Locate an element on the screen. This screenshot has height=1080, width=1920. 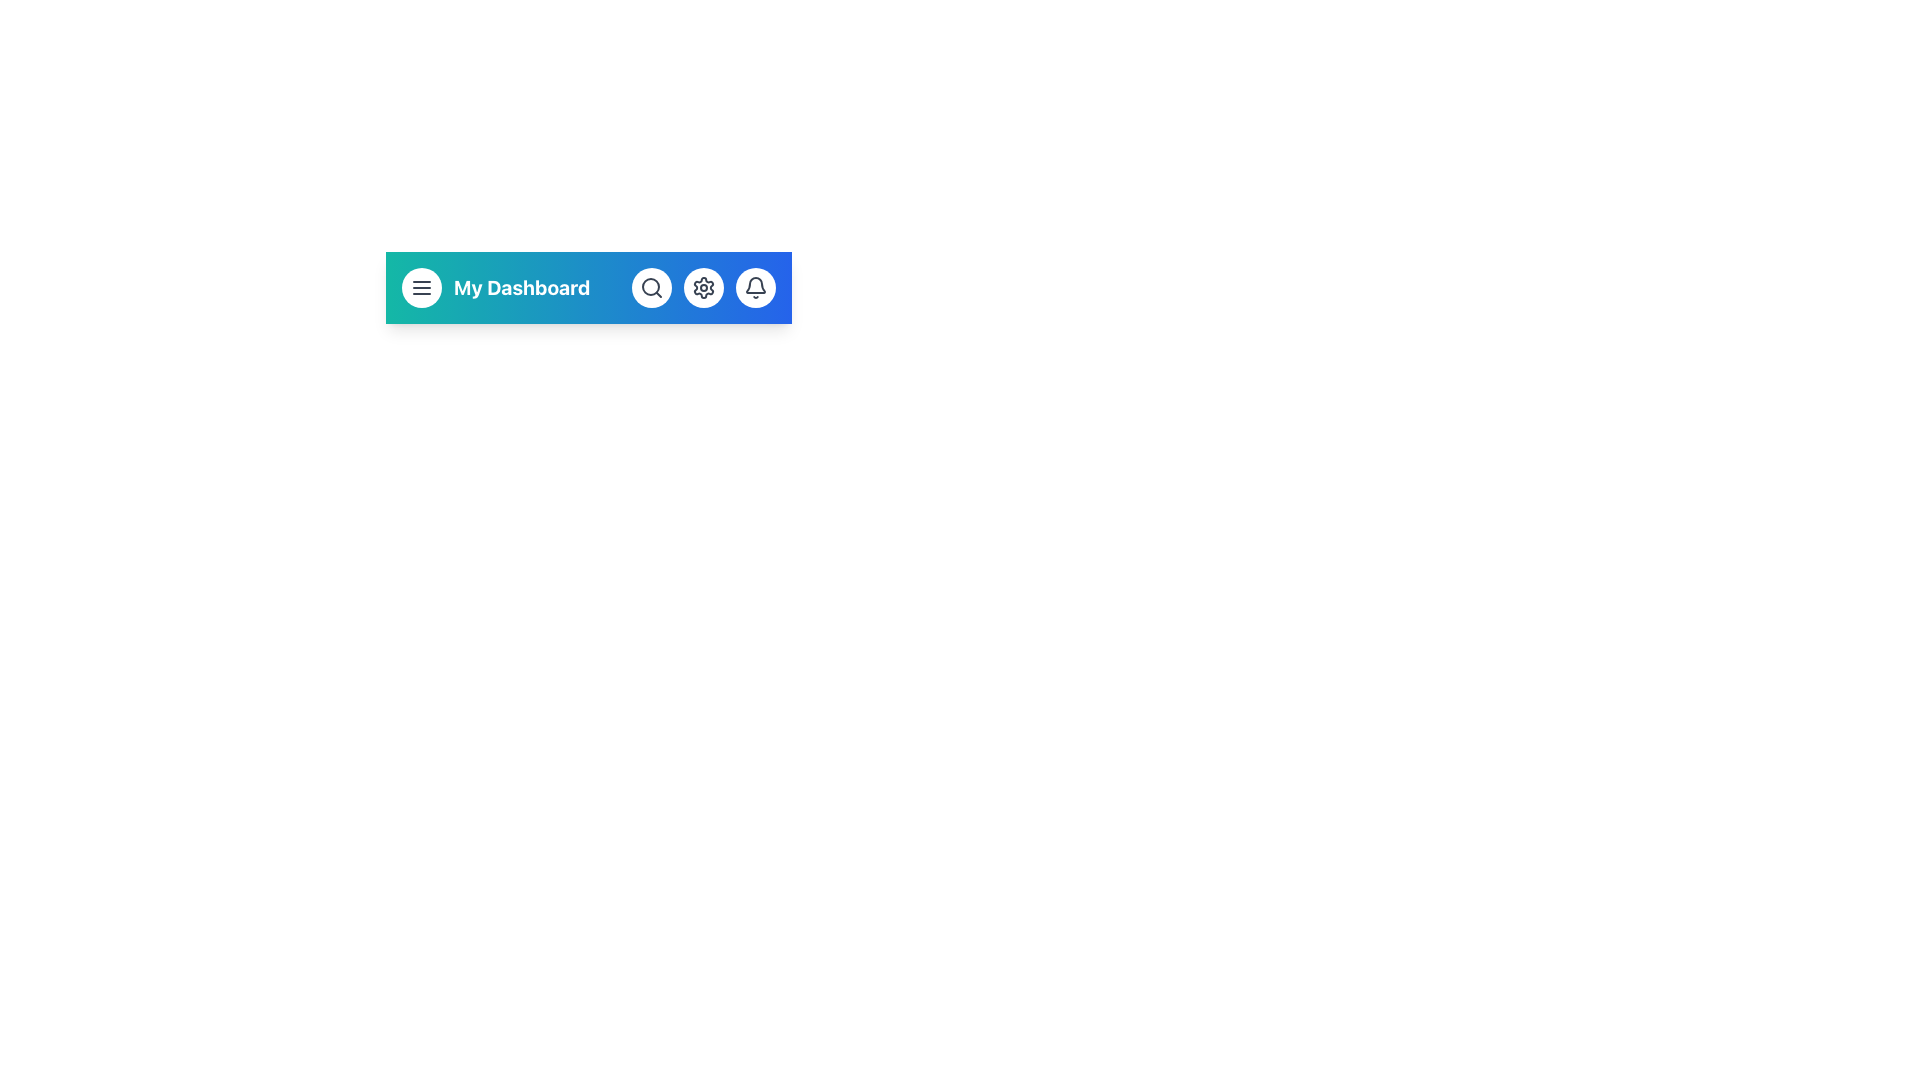
the settings icon button located at the third position in the horizontal row of icons on the right edge of the navigation bar is located at coordinates (704, 288).